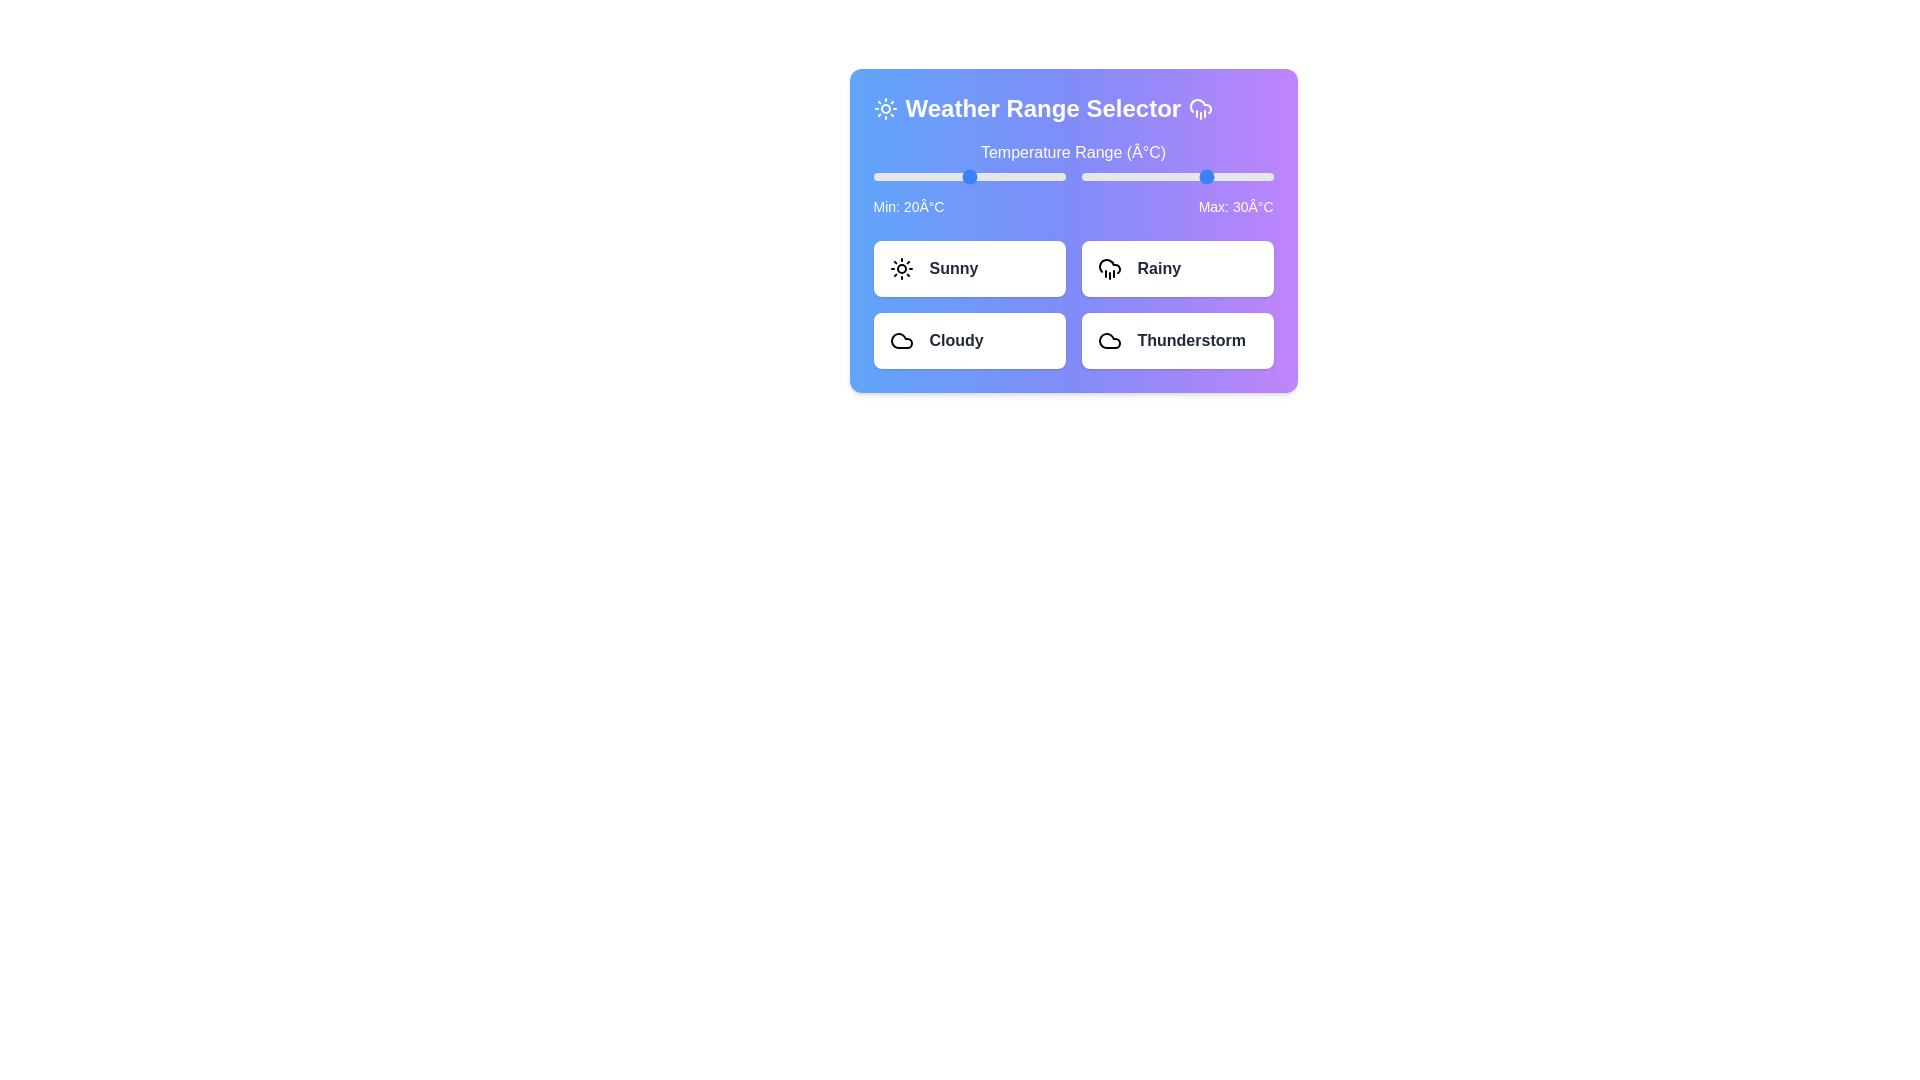 This screenshot has height=1080, width=1920. I want to click on the maximum temperature slider to 37°C, so click(1230, 176).